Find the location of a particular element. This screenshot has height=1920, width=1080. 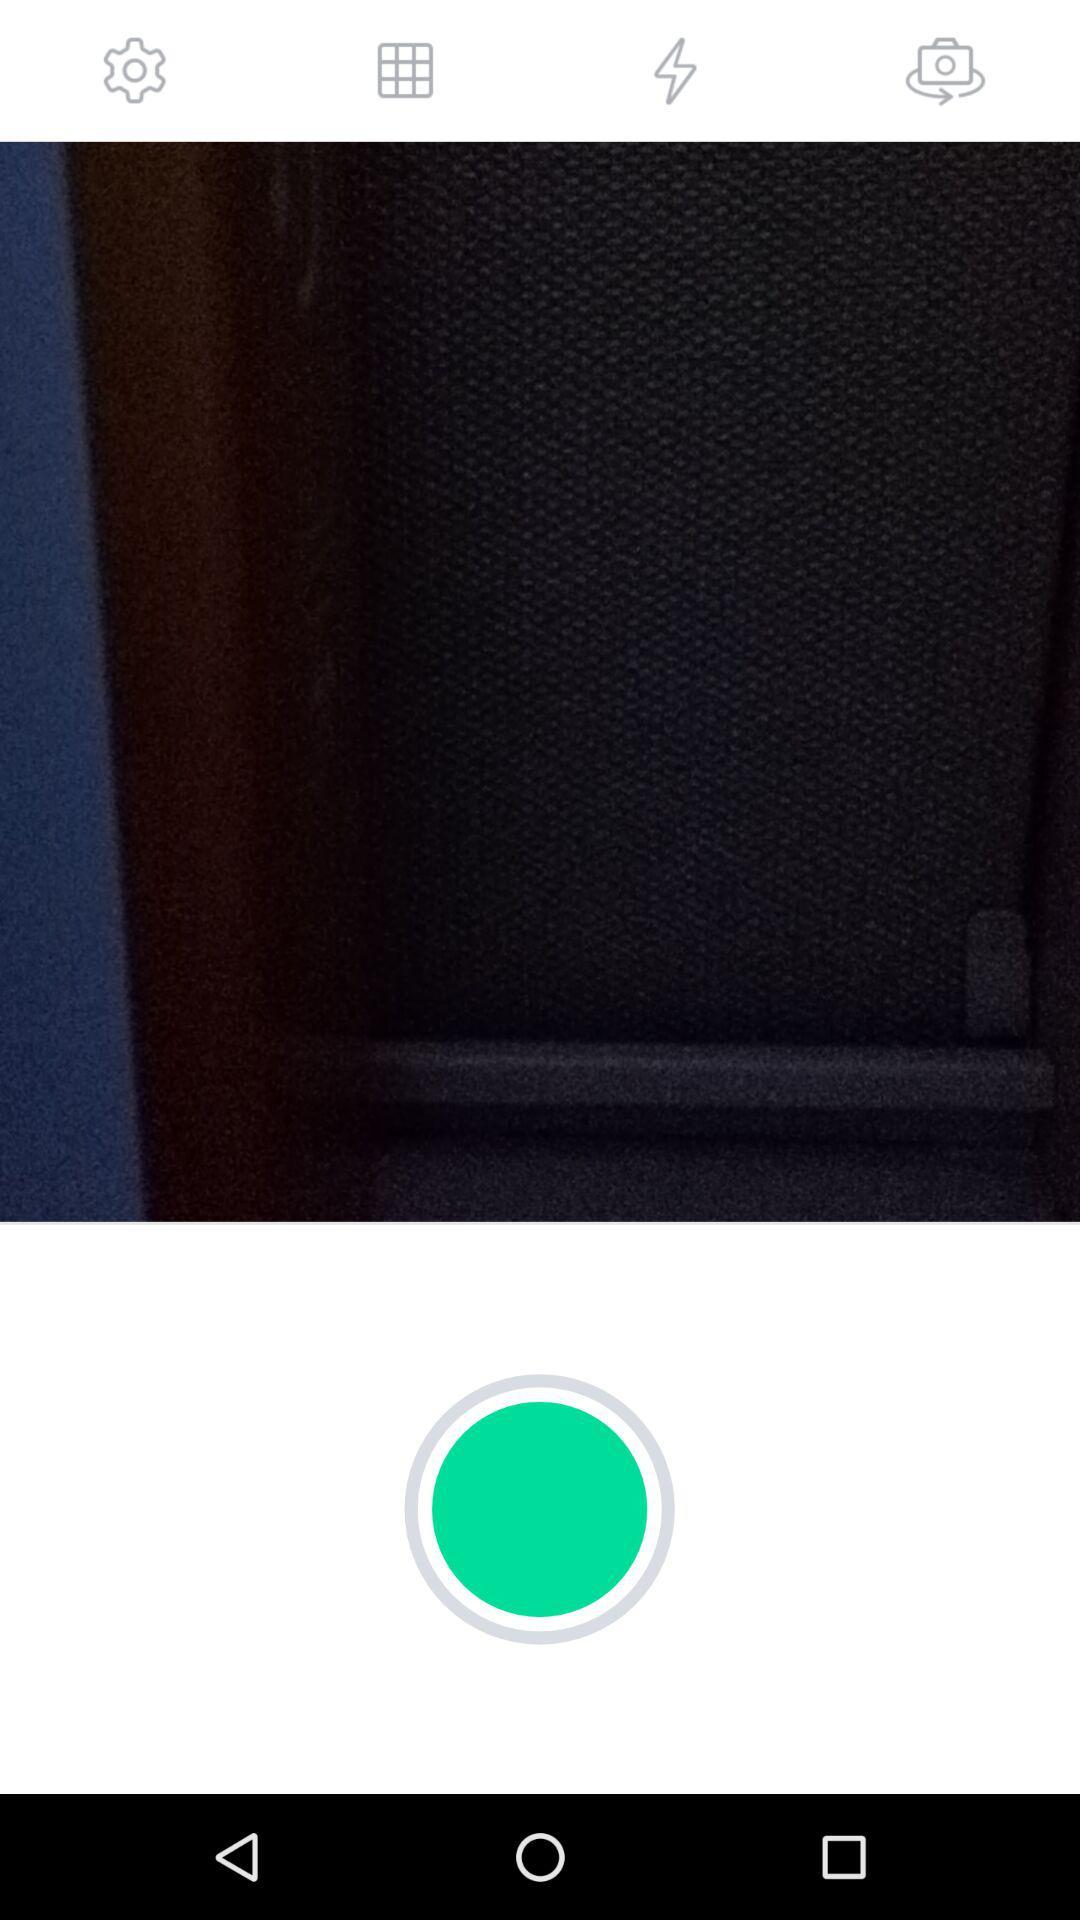

the microphone icon is located at coordinates (945, 75).